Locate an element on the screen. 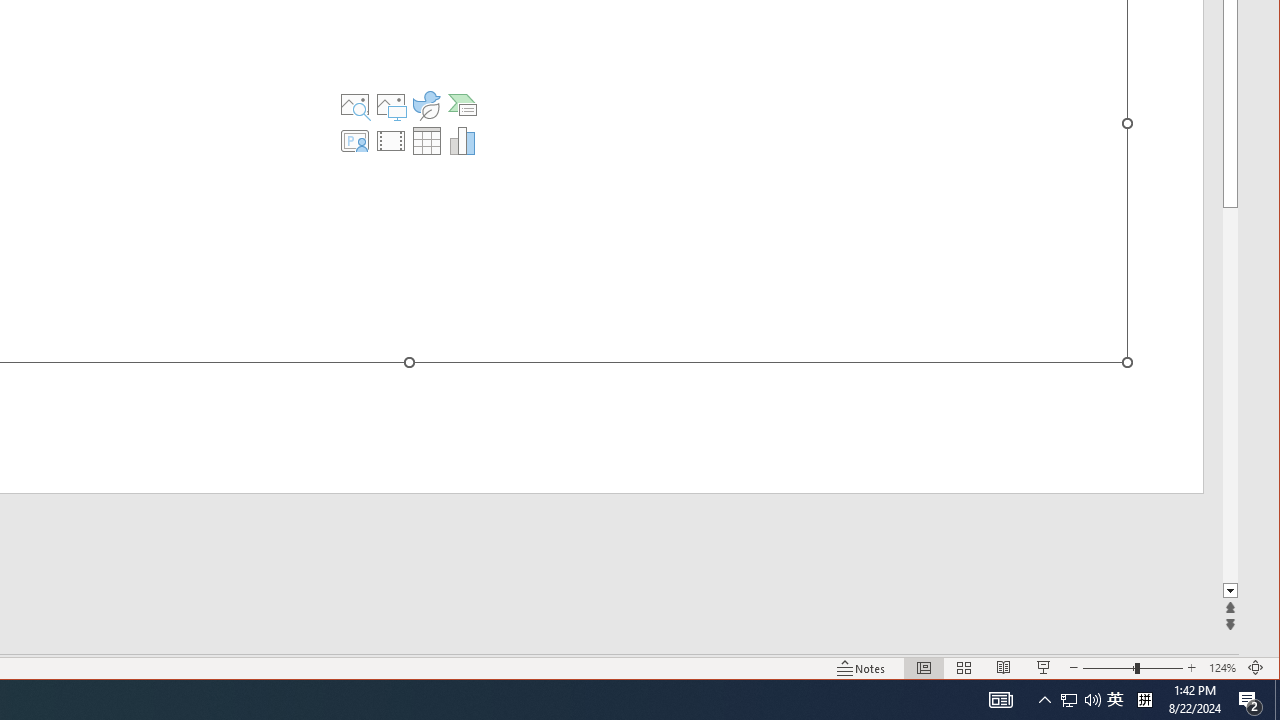  'Zoom 124%' is located at coordinates (1221, 668).